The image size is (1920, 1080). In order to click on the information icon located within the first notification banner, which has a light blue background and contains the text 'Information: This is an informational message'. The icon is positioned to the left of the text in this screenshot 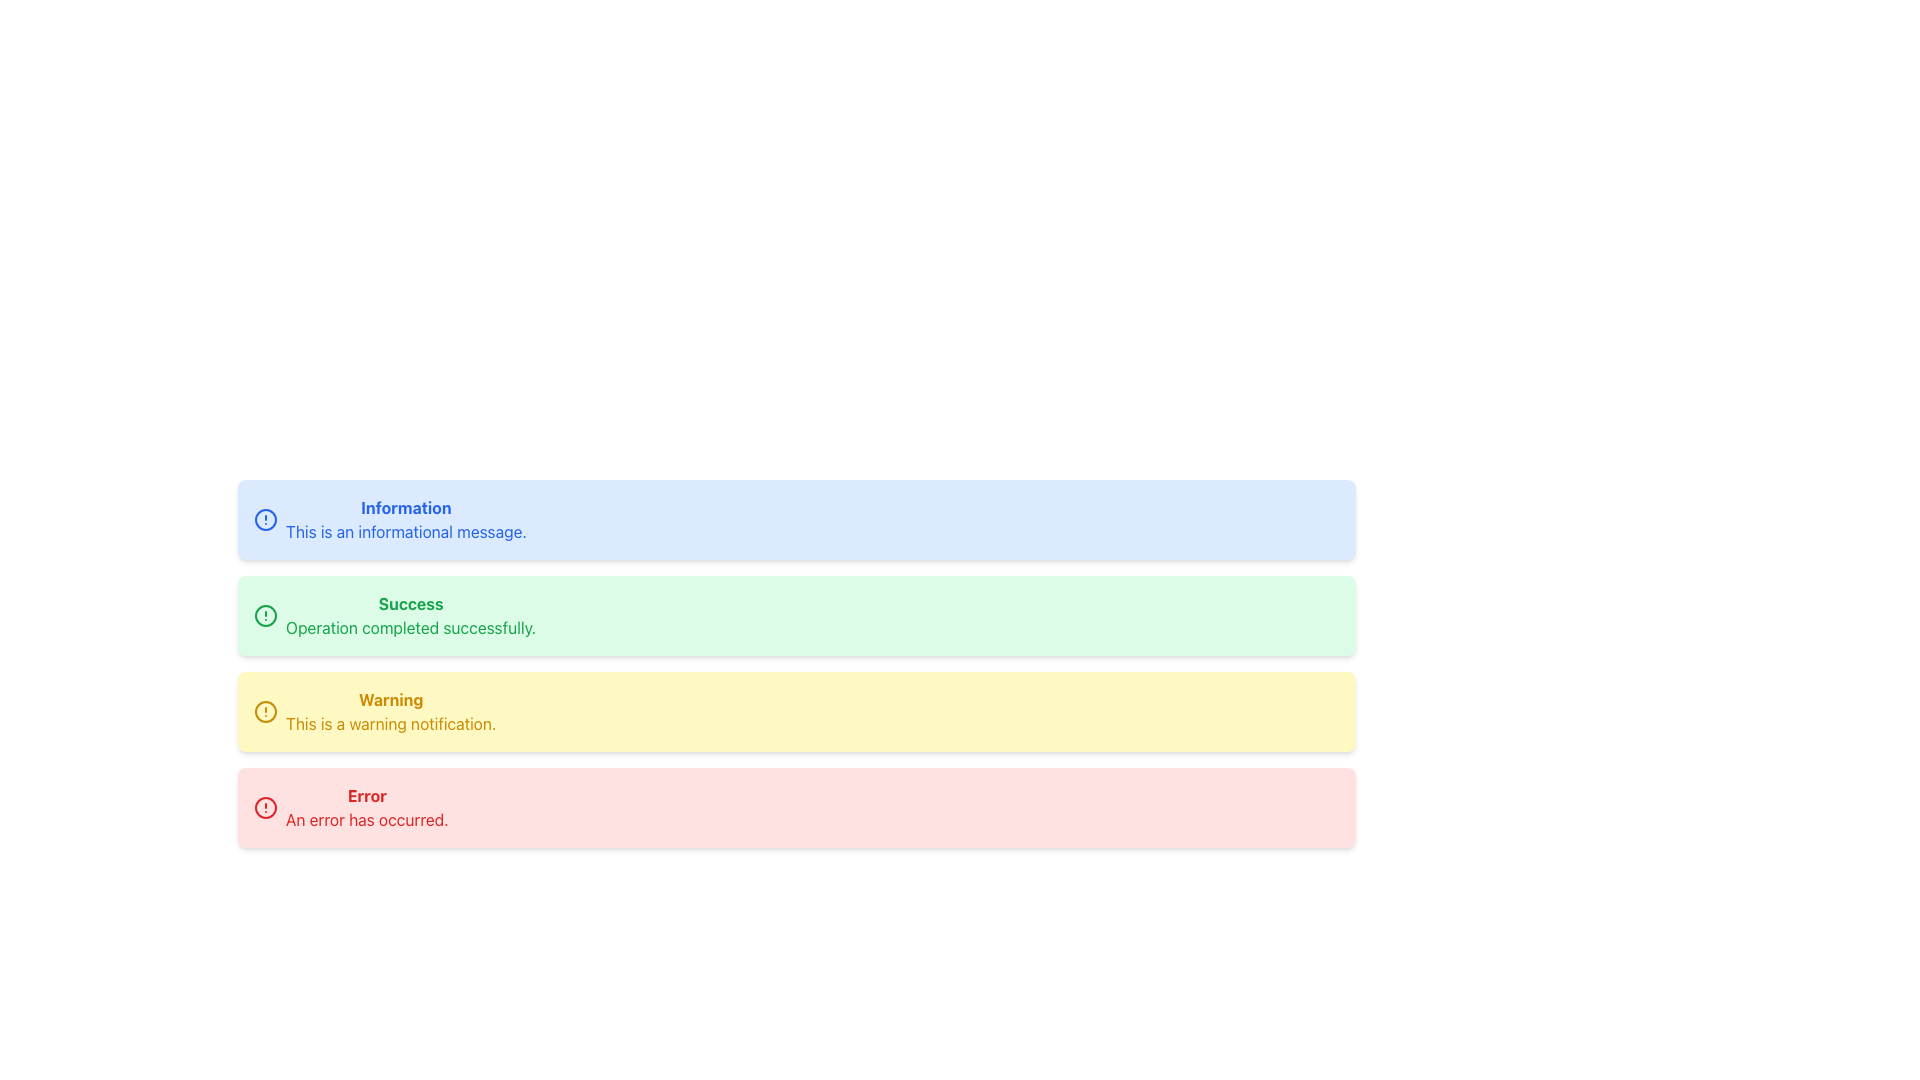, I will do `click(264, 519)`.